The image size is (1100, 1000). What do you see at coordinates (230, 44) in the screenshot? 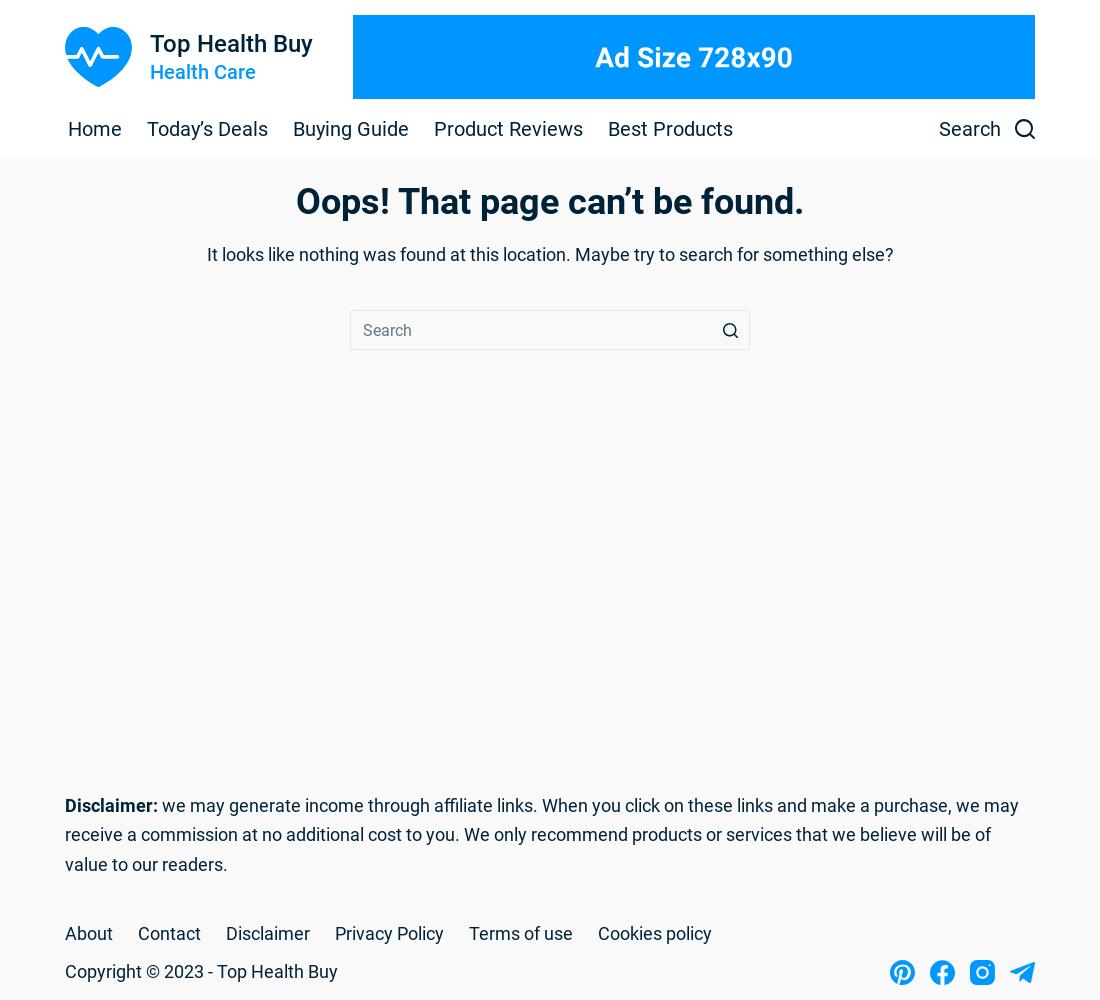
I see `'Top Health Buy'` at bounding box center [230, 44].